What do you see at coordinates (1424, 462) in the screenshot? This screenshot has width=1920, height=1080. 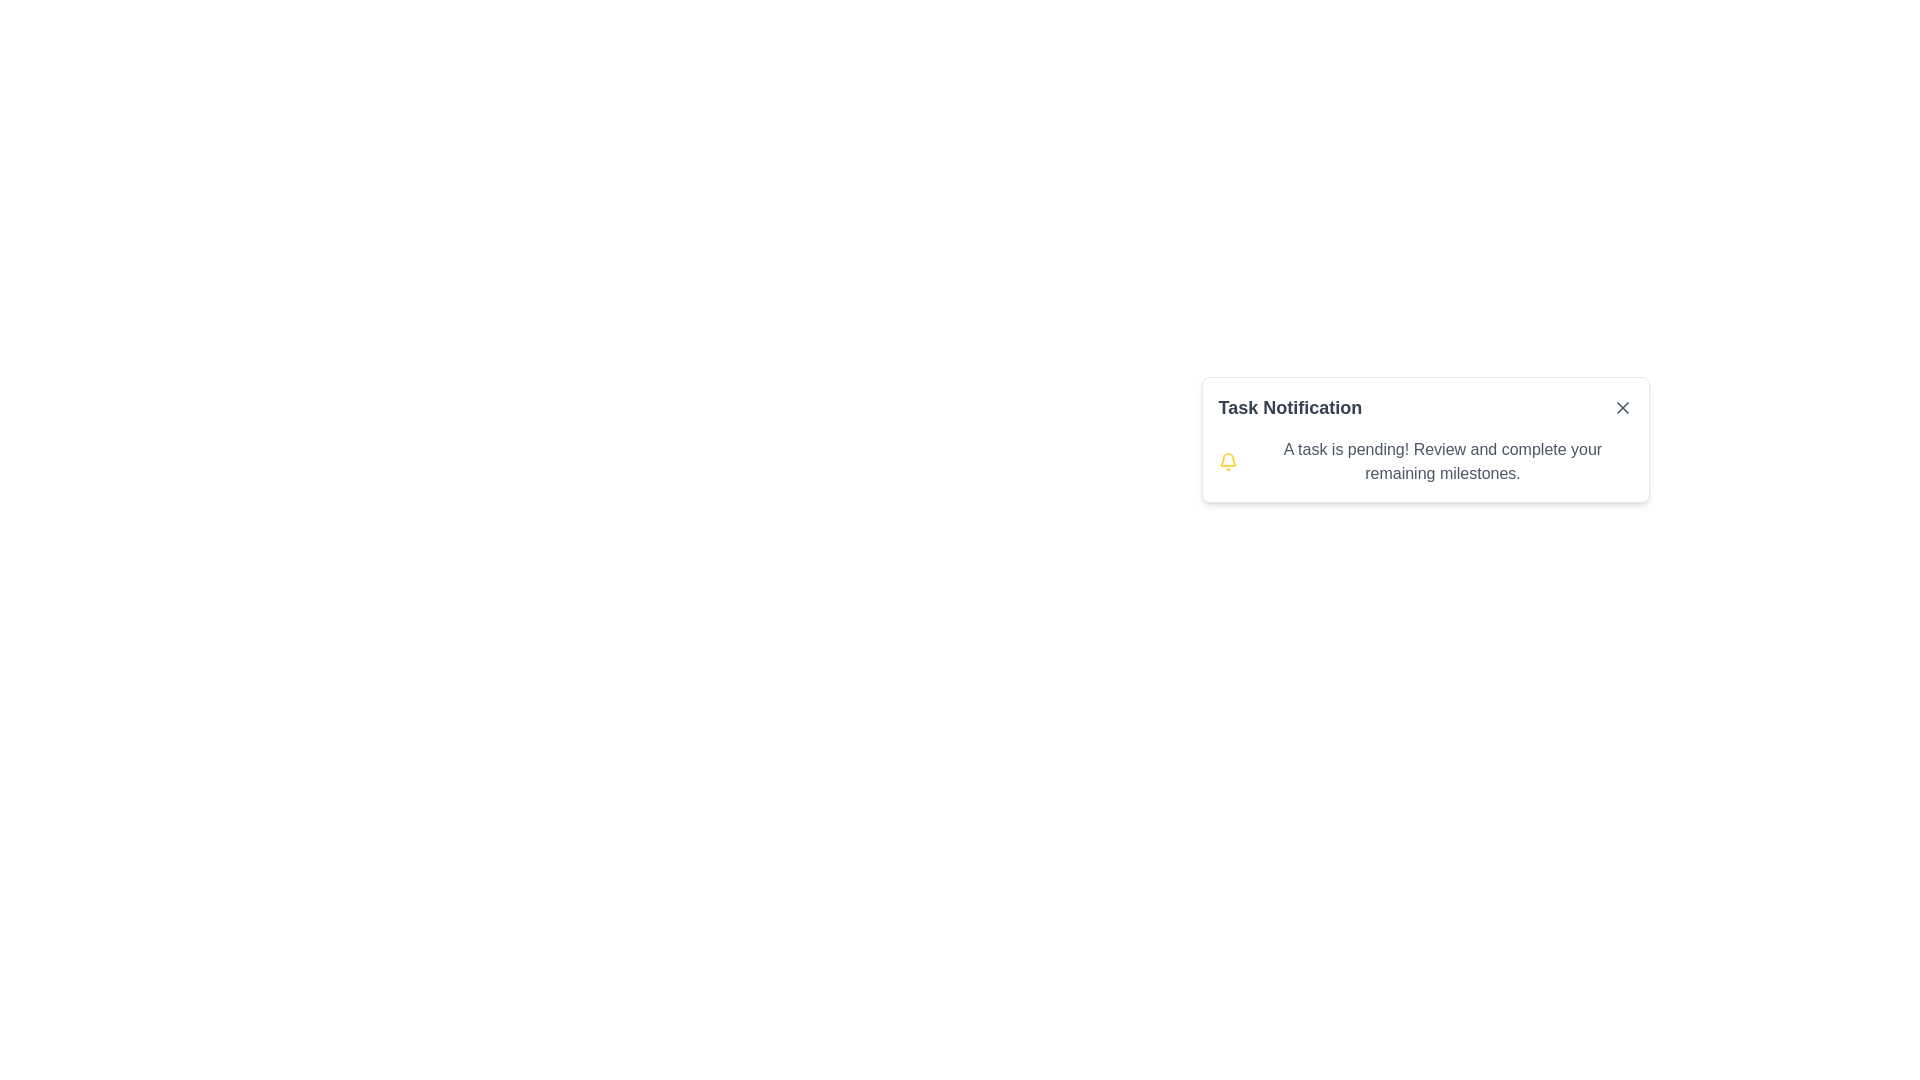 I see `information displayed in the Notification message with an icon, which is located below the title 'Task Notification' in the notification card` at bounding box center [1424, 462].